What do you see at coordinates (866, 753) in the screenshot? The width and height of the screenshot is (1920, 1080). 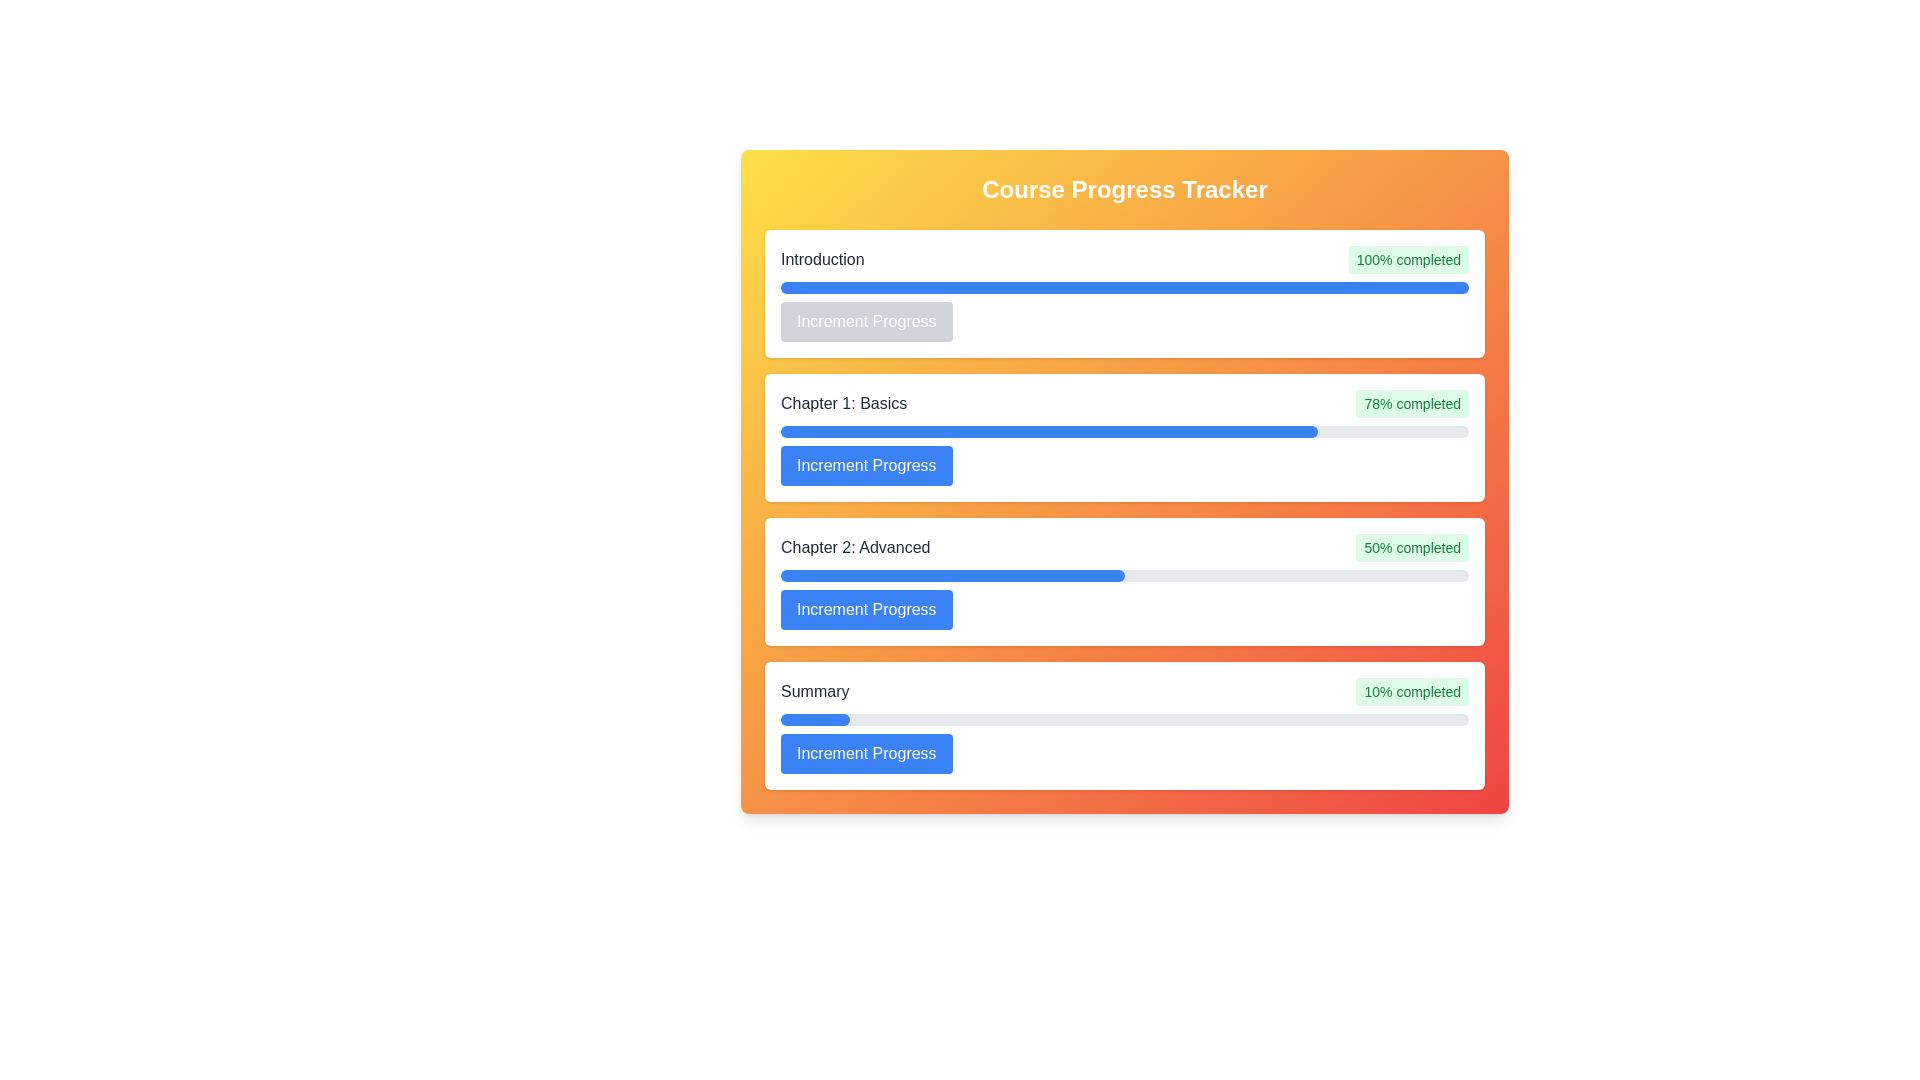 I see `the 'Increment Progress' button with a blue background and rounded corners located in the 'Summary' section` at bounding box center [866, 753].